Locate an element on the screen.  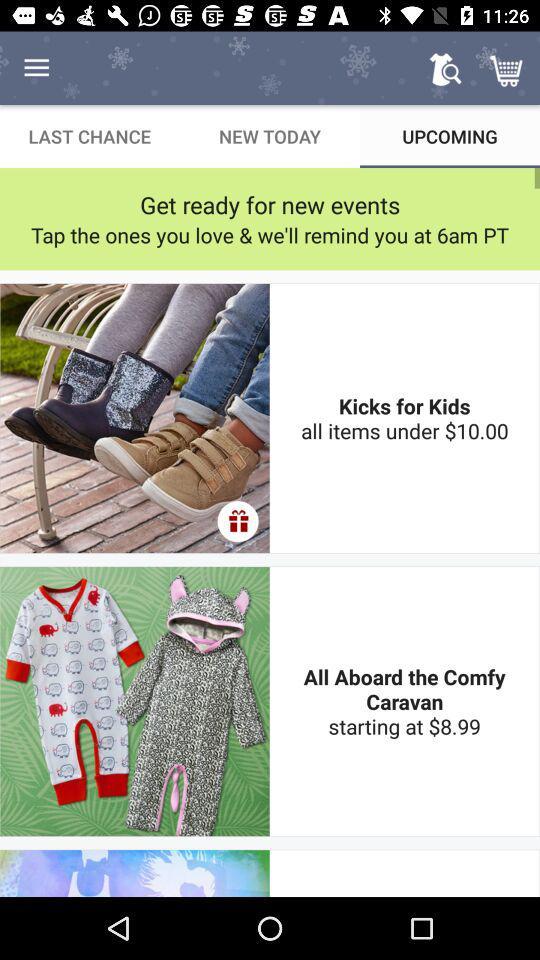
tap the ones icon is located at coordinates (270, 235).